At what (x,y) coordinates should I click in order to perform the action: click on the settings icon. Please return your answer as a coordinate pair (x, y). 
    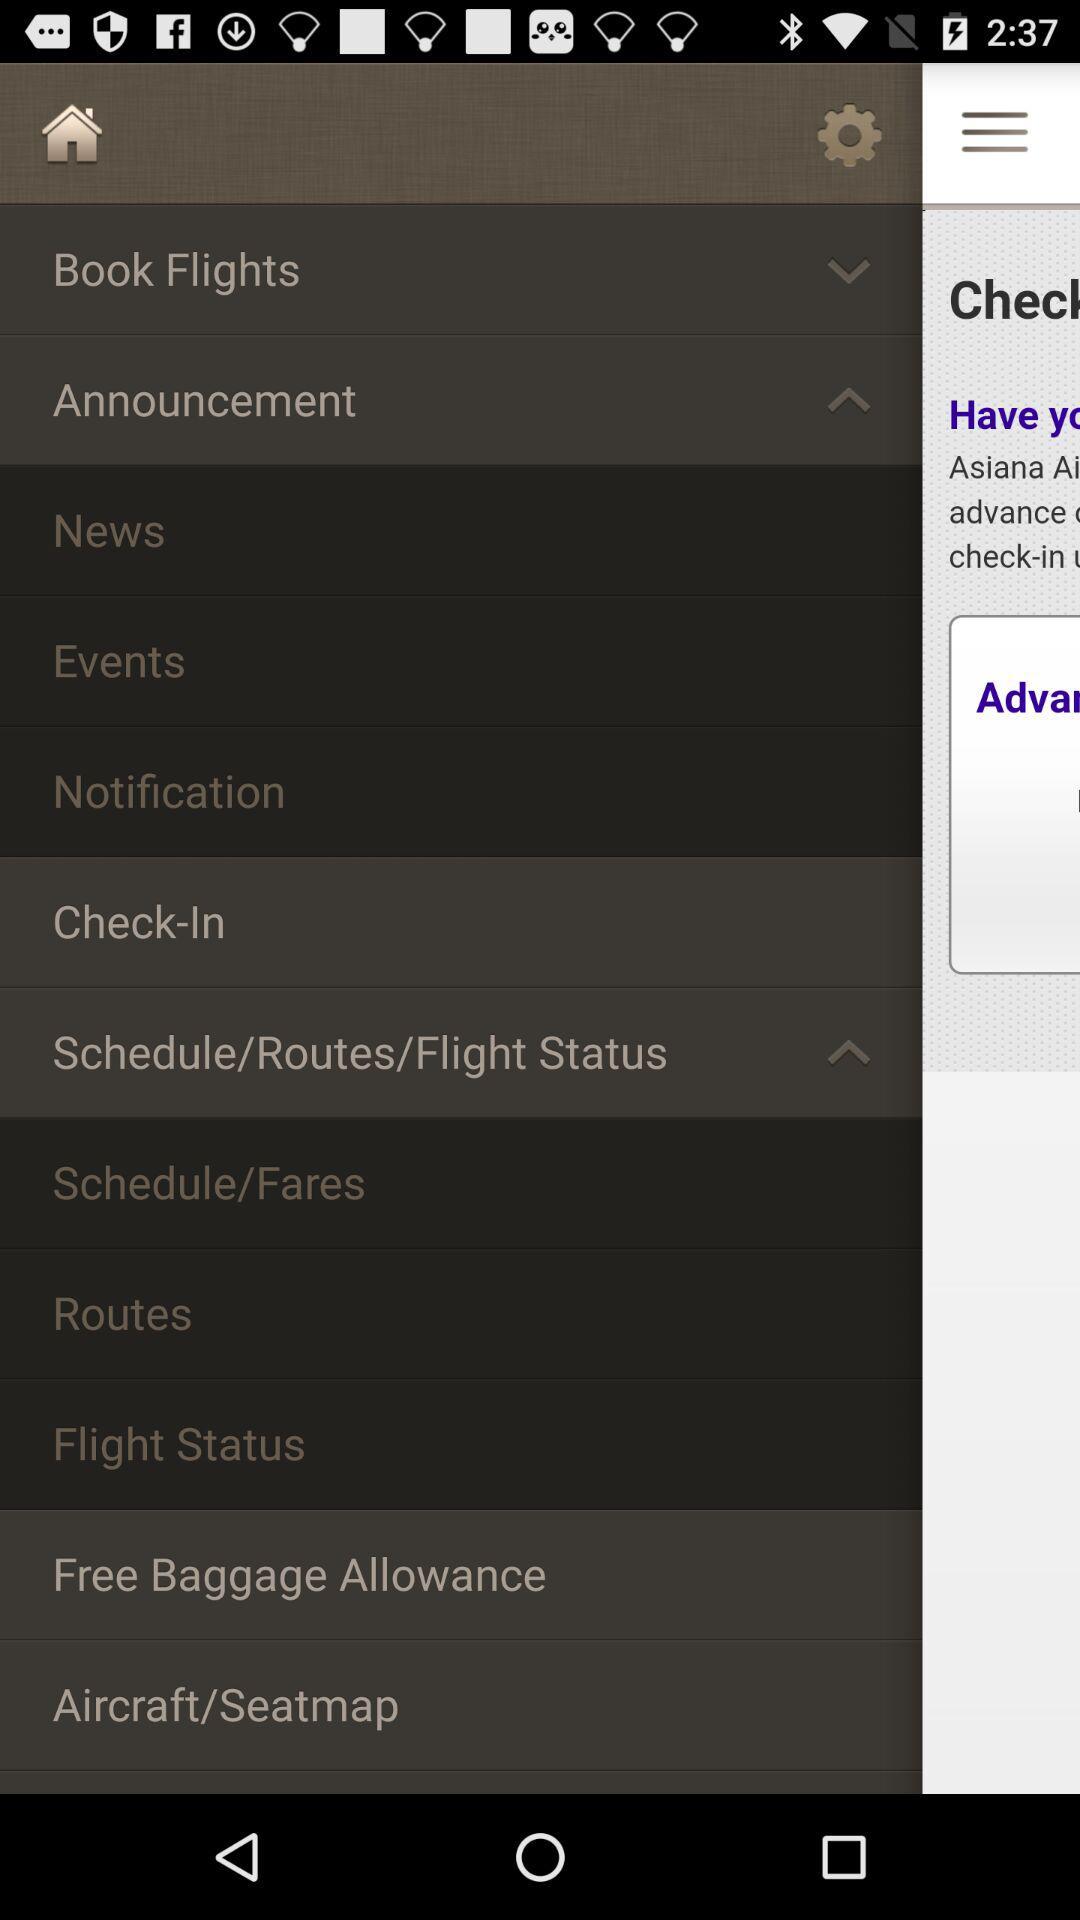
    Looking at the image, I should click on (849, 141).